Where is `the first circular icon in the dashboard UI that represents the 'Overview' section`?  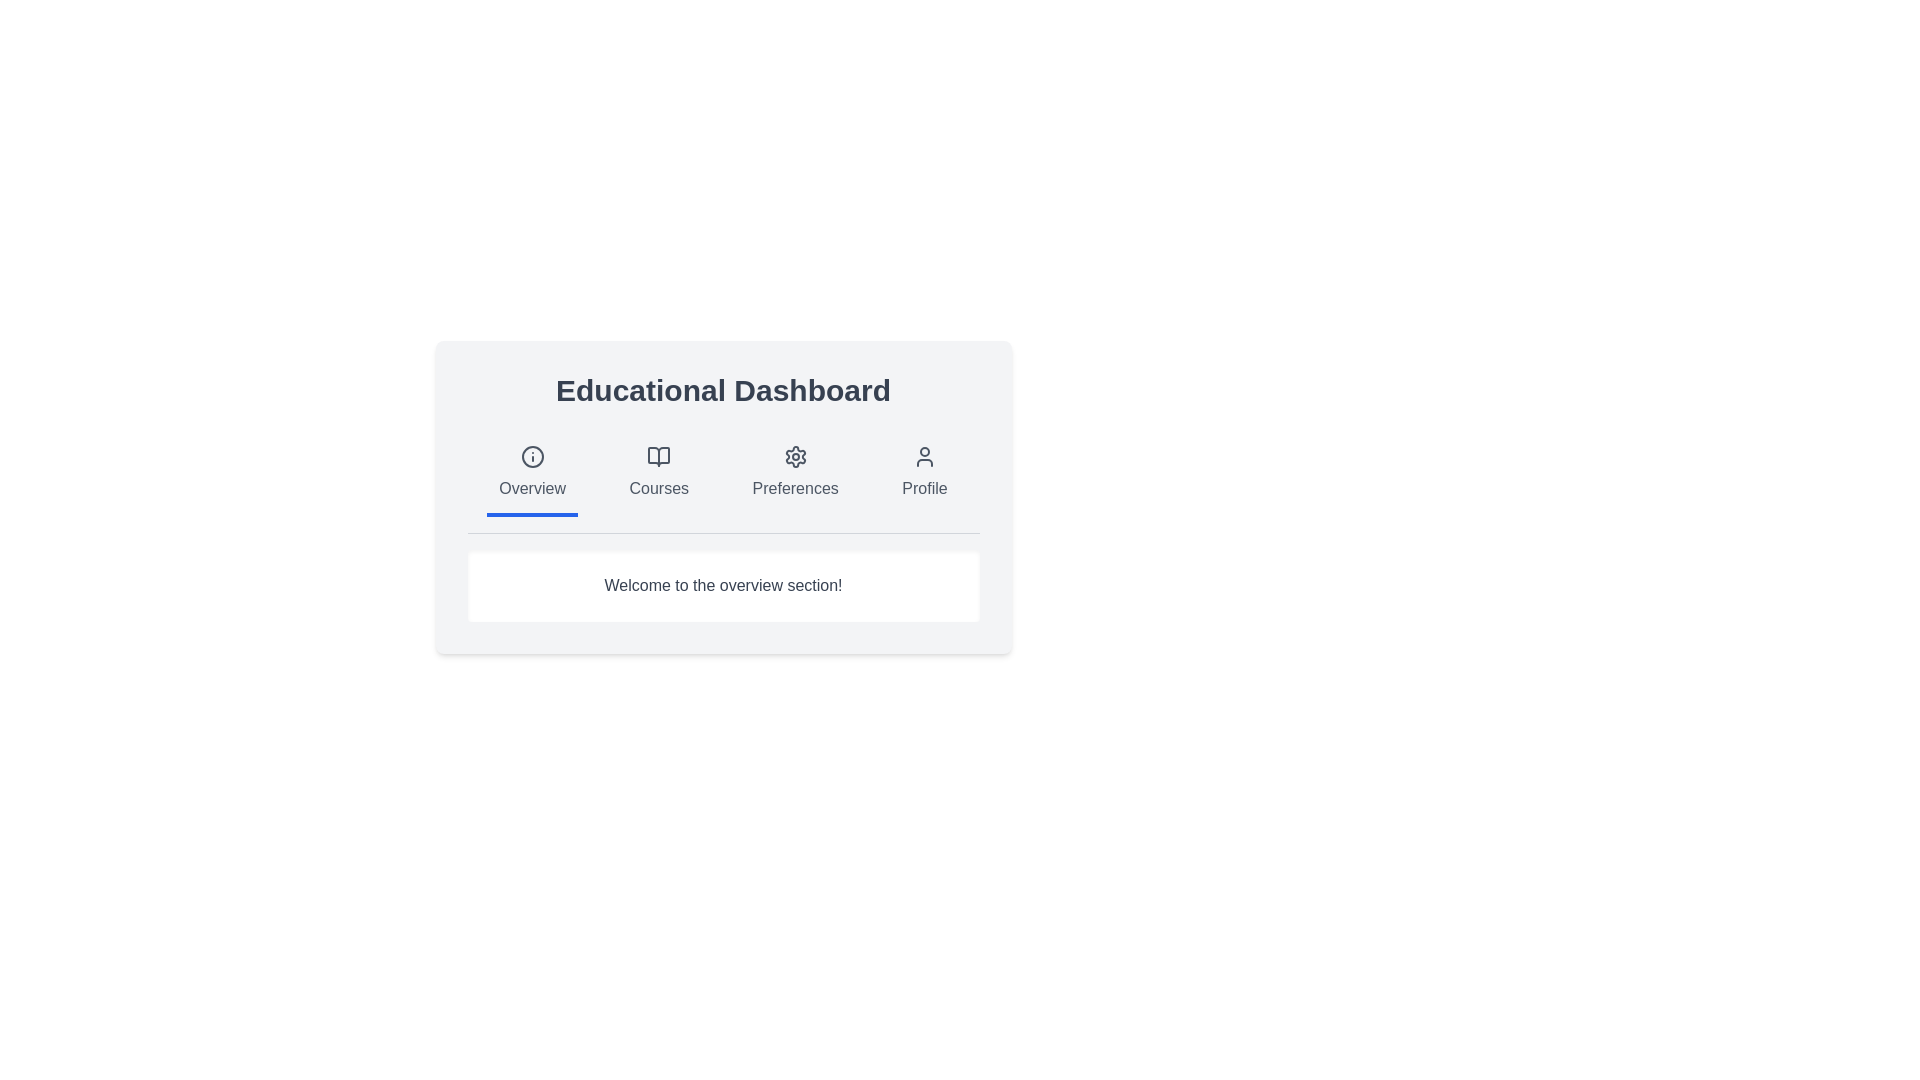 the first circular icon in the dashboard UI that represents the 'Overview' section is located at coordinates (532, 456).